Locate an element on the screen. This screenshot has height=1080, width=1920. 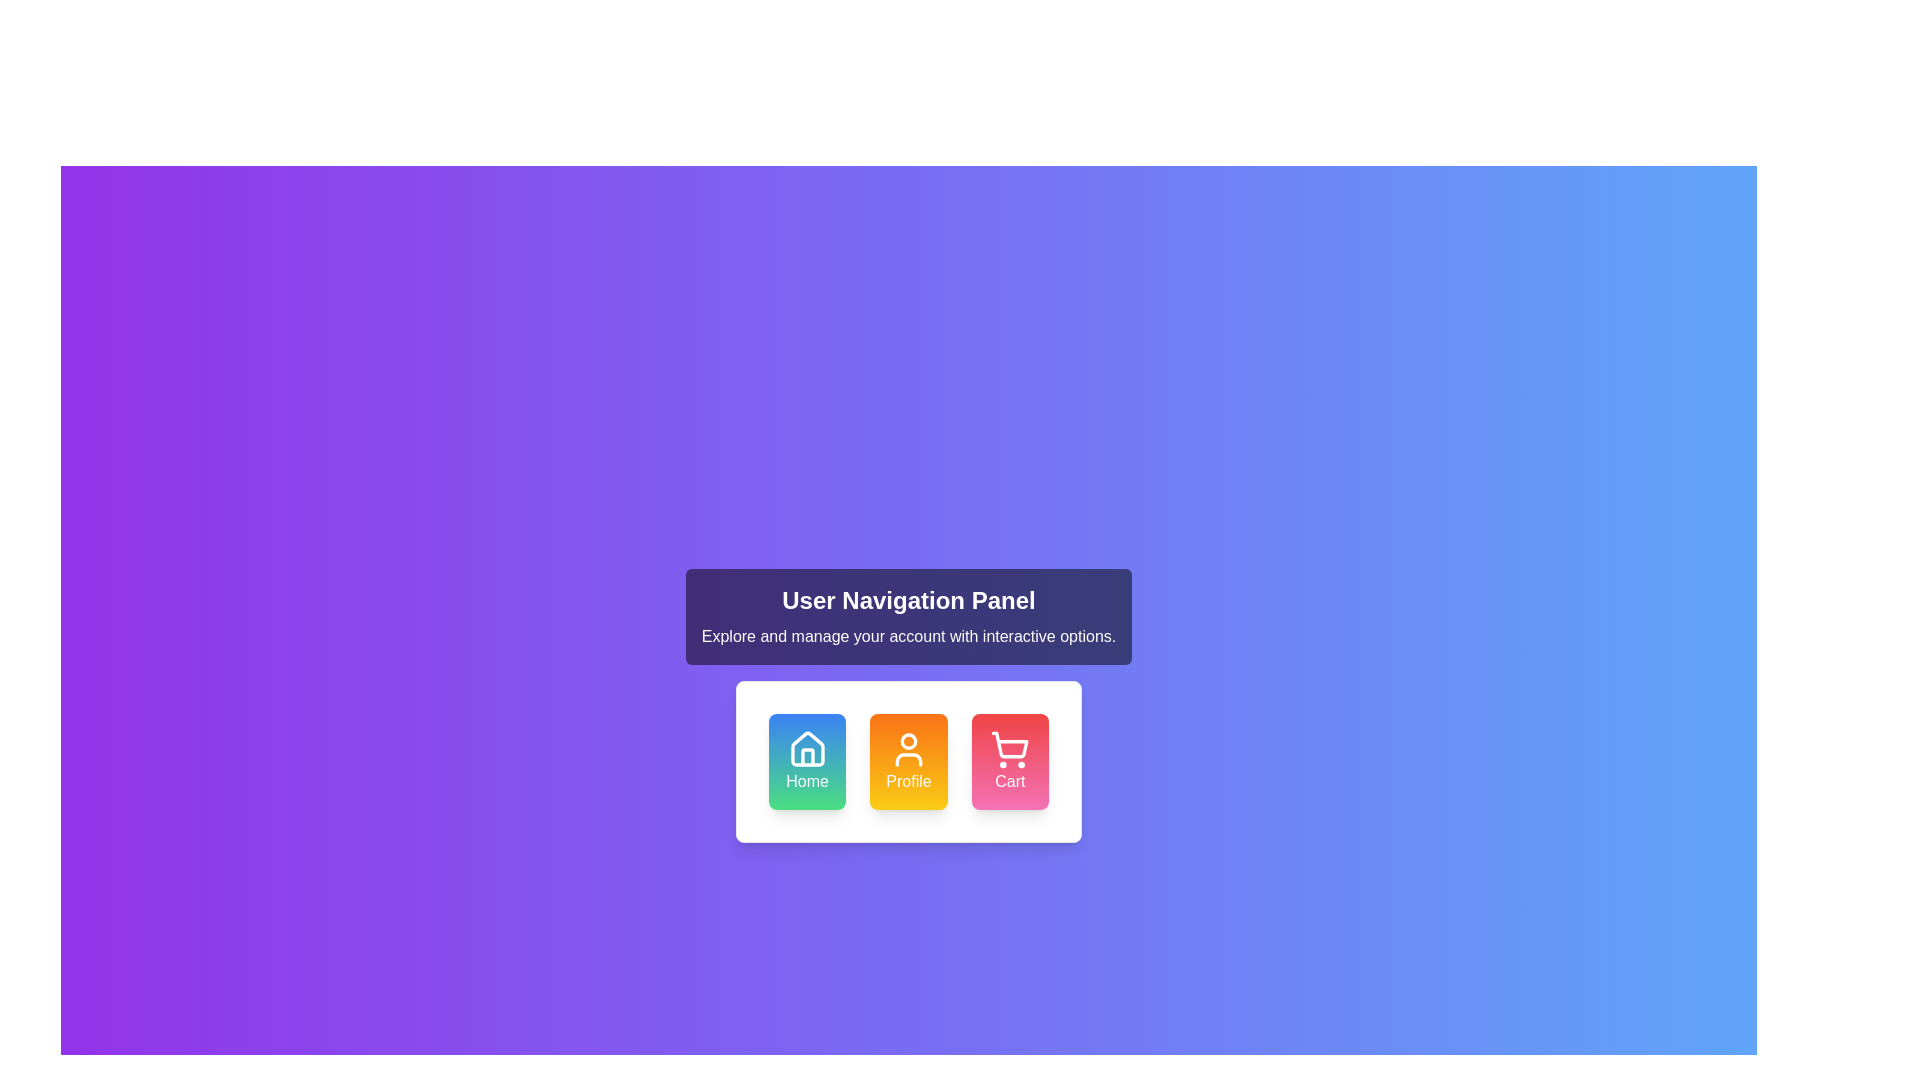
the house icon, which is a minimalist white vector icon located at the top center of the green rectangular 'Home' button in the User Navigation Panel is located at coordinates (807, 749).